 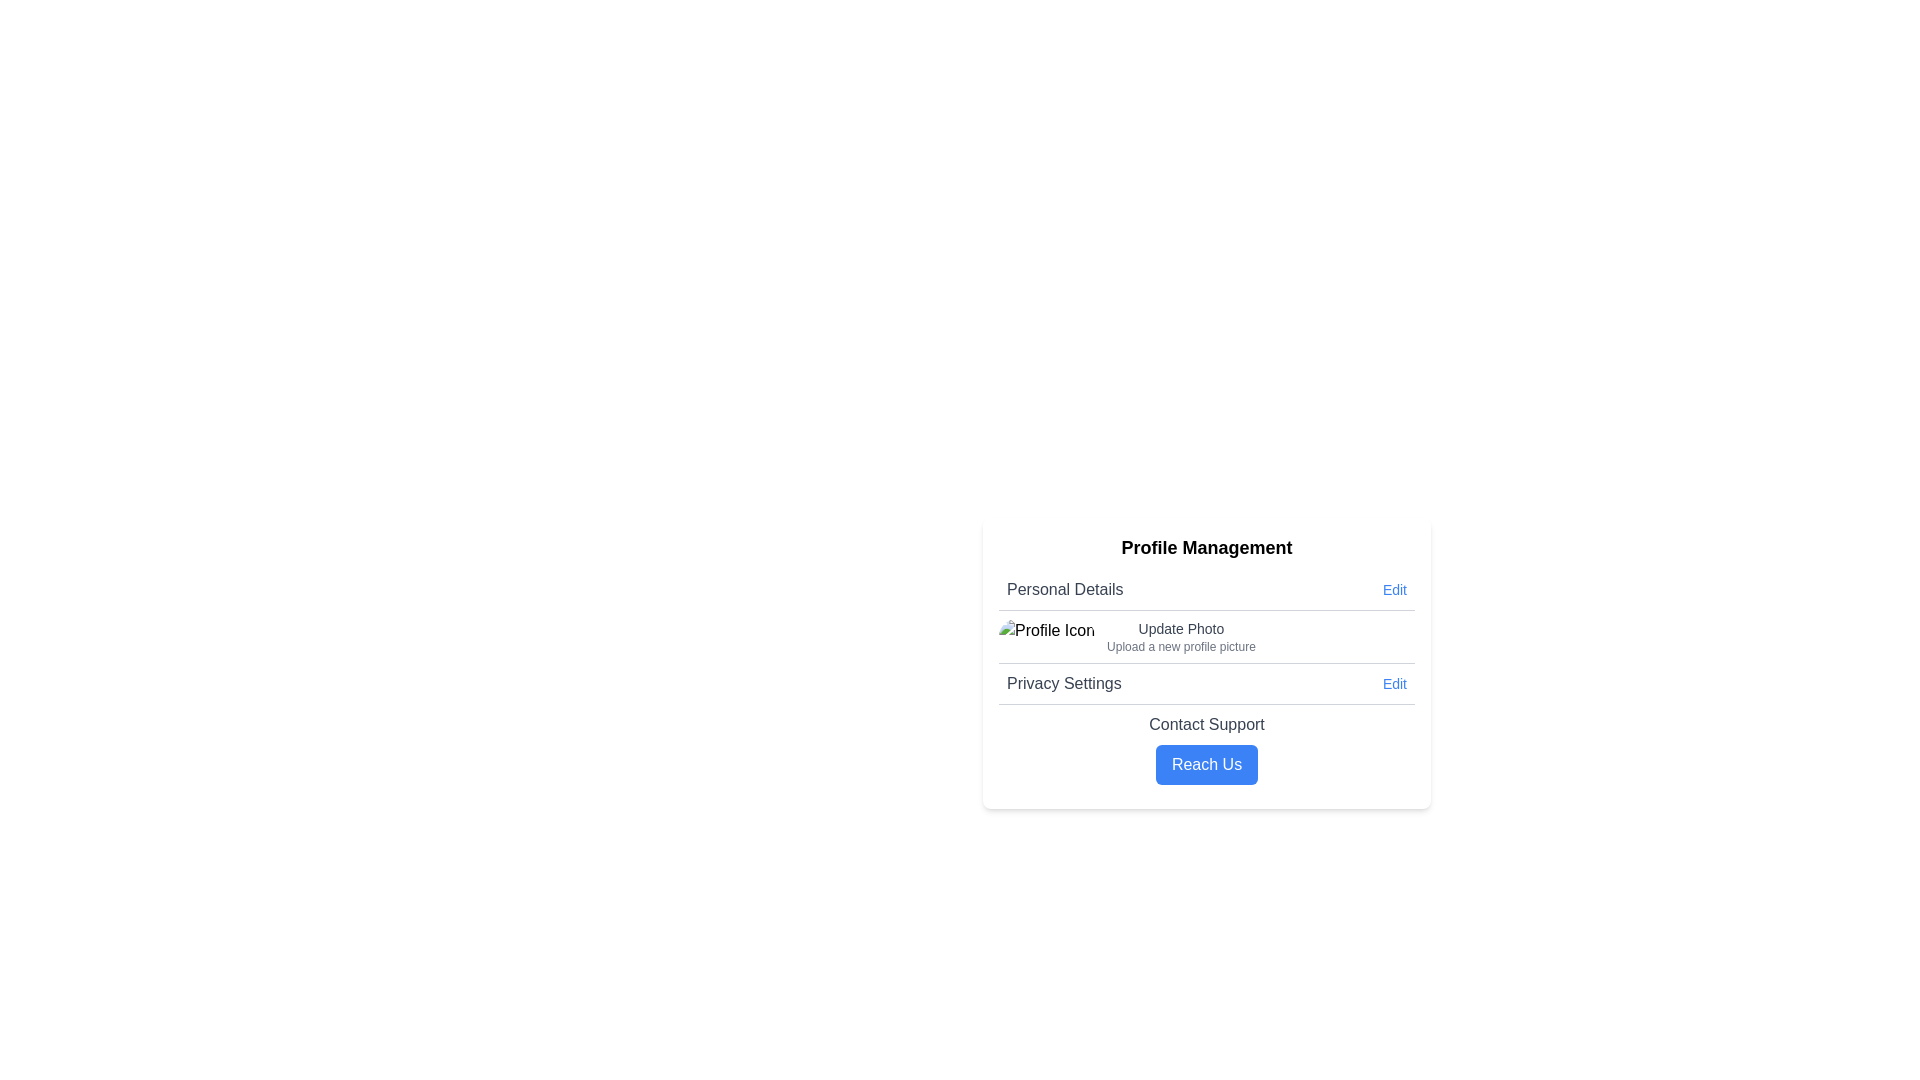 I want to click on the information display element for updating the user's profile picture located in the 'Profile Management' section, positioned between 'Personal Details' and 'Privacy Settings', so click(x=1205, y=636).